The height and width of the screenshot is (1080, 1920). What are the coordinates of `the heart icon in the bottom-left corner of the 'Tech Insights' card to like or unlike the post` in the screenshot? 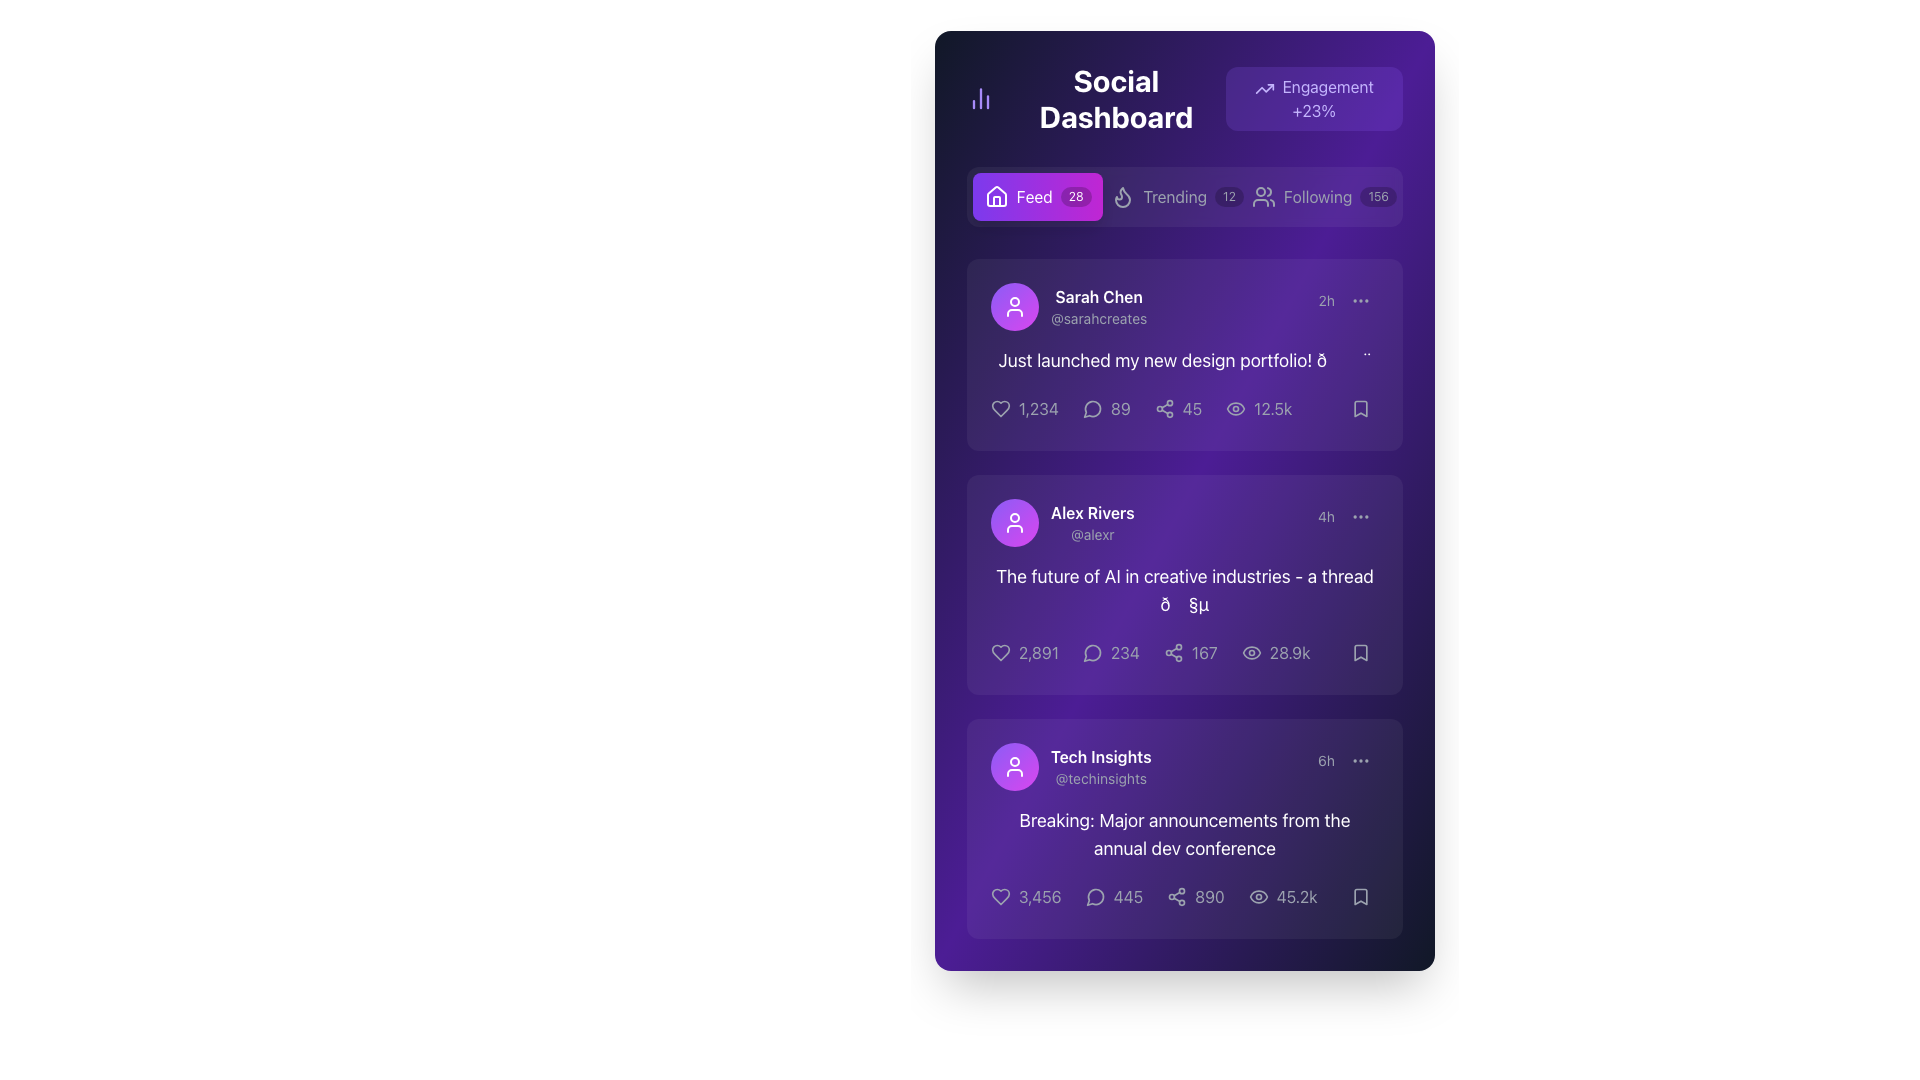 It's located at (1026, 896).